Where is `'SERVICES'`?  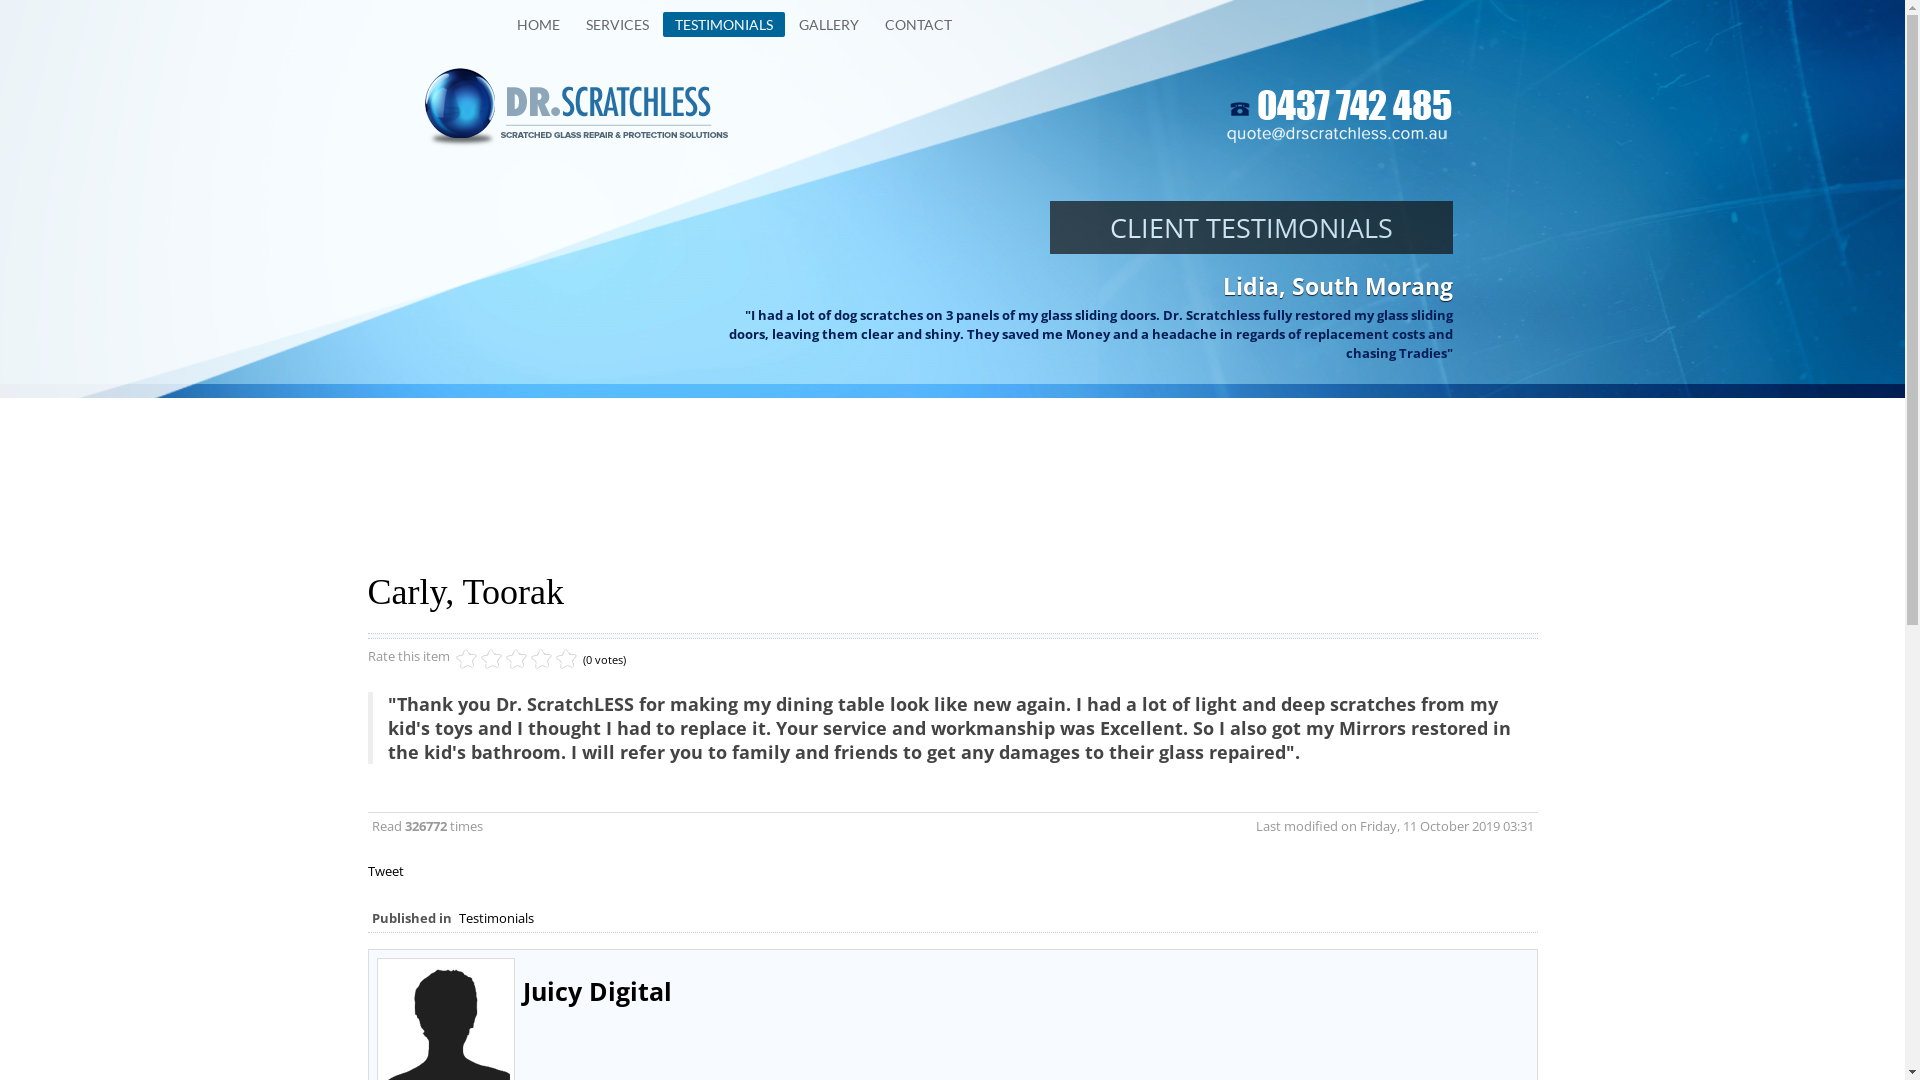 'SERVICES' is located at coordinates (616, 24).